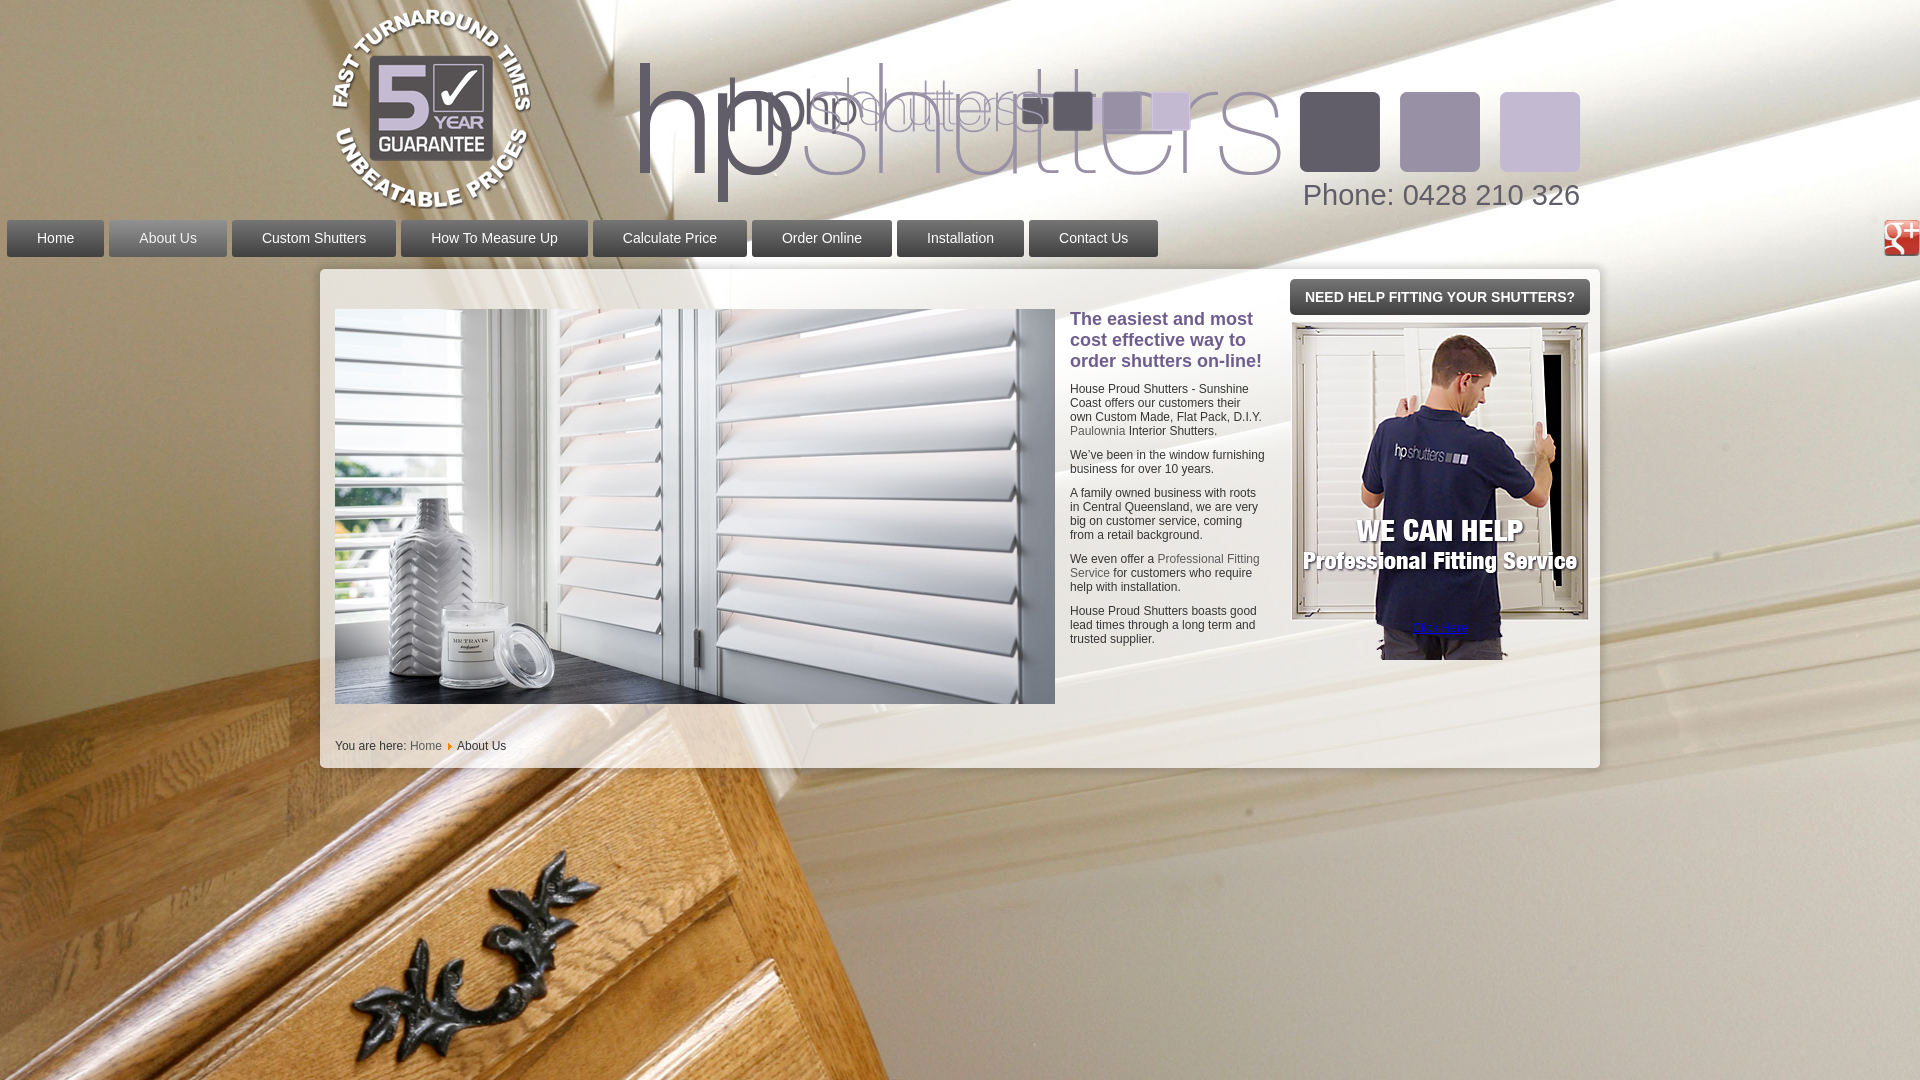  Describe the element at coordinates (751, 237) in the screenshot. I see `'Order Online'` at that location.